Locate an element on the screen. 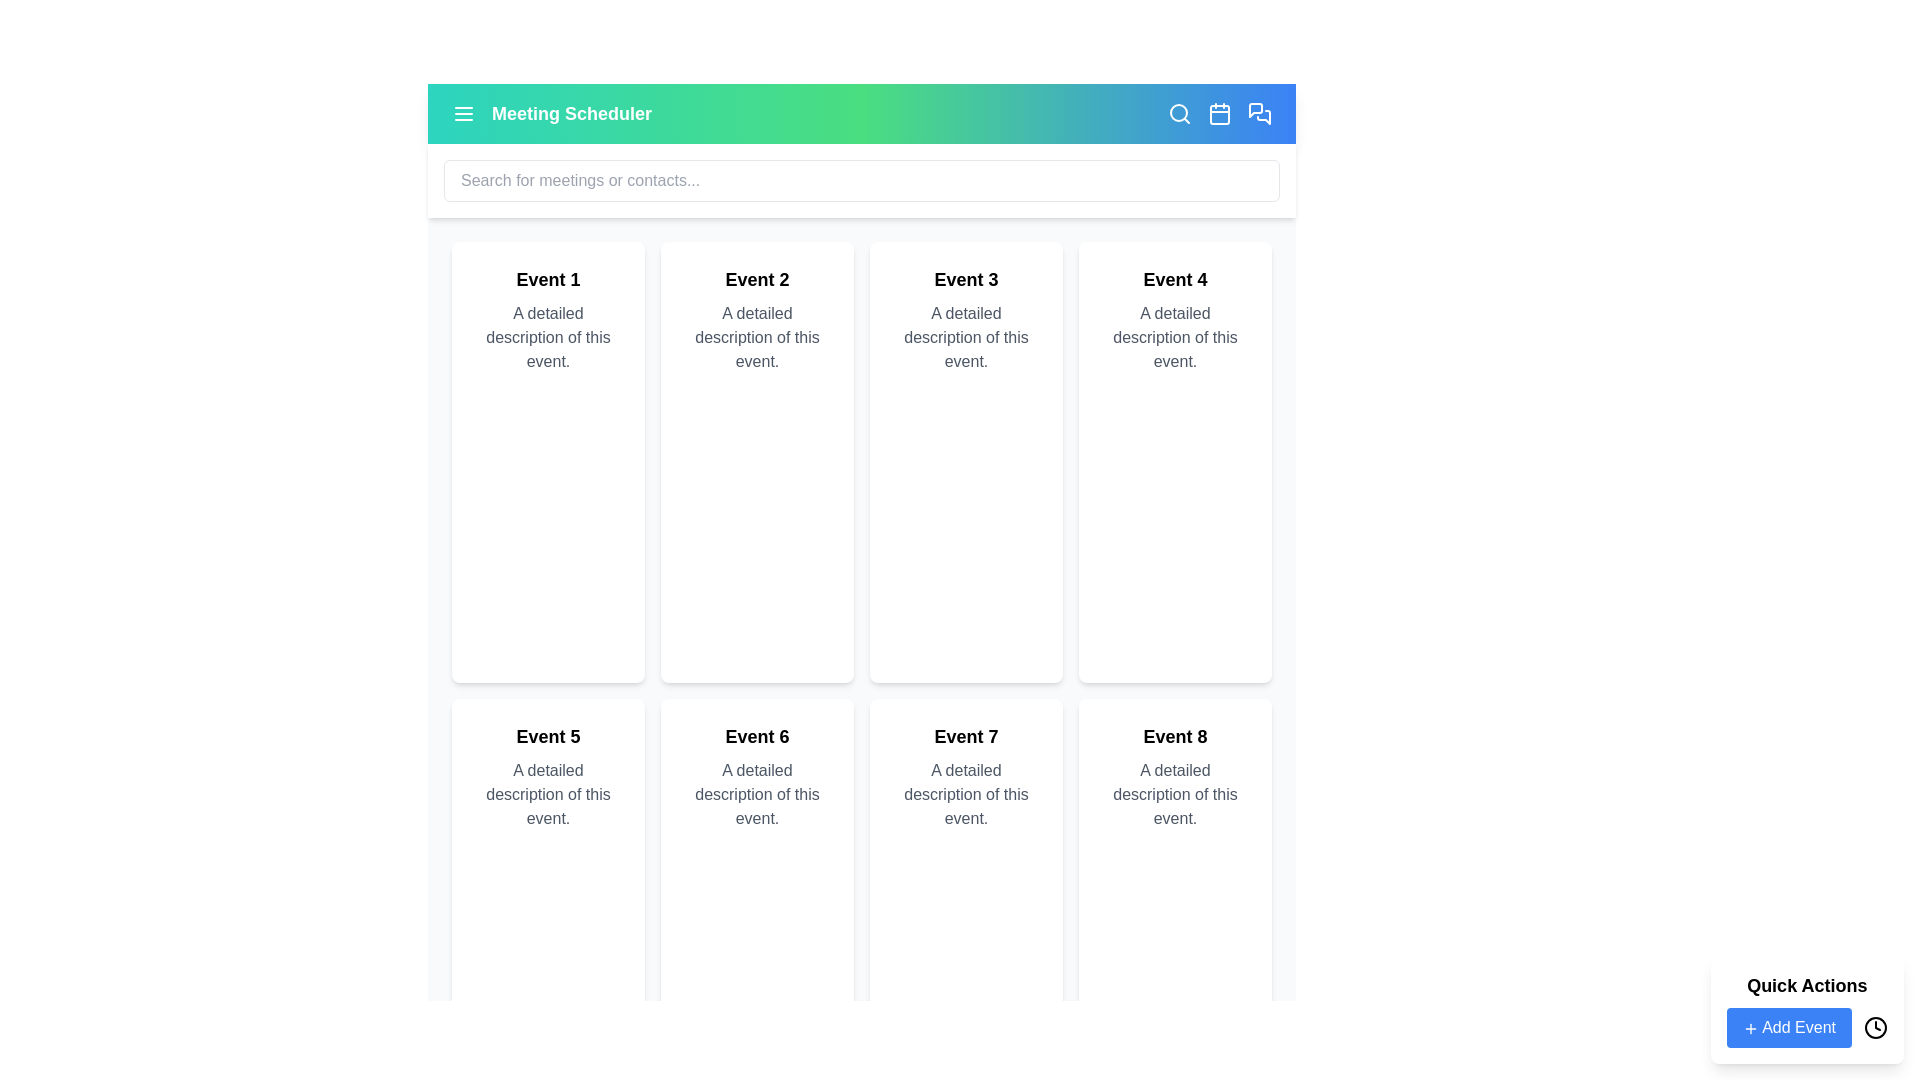 This screenshot has height=1080, width=1920. the text label that reads 'A detailed description of this event.' located below the title 'Event 8' within the card for 'Event 8.' is located at coordinates (1175, 793).